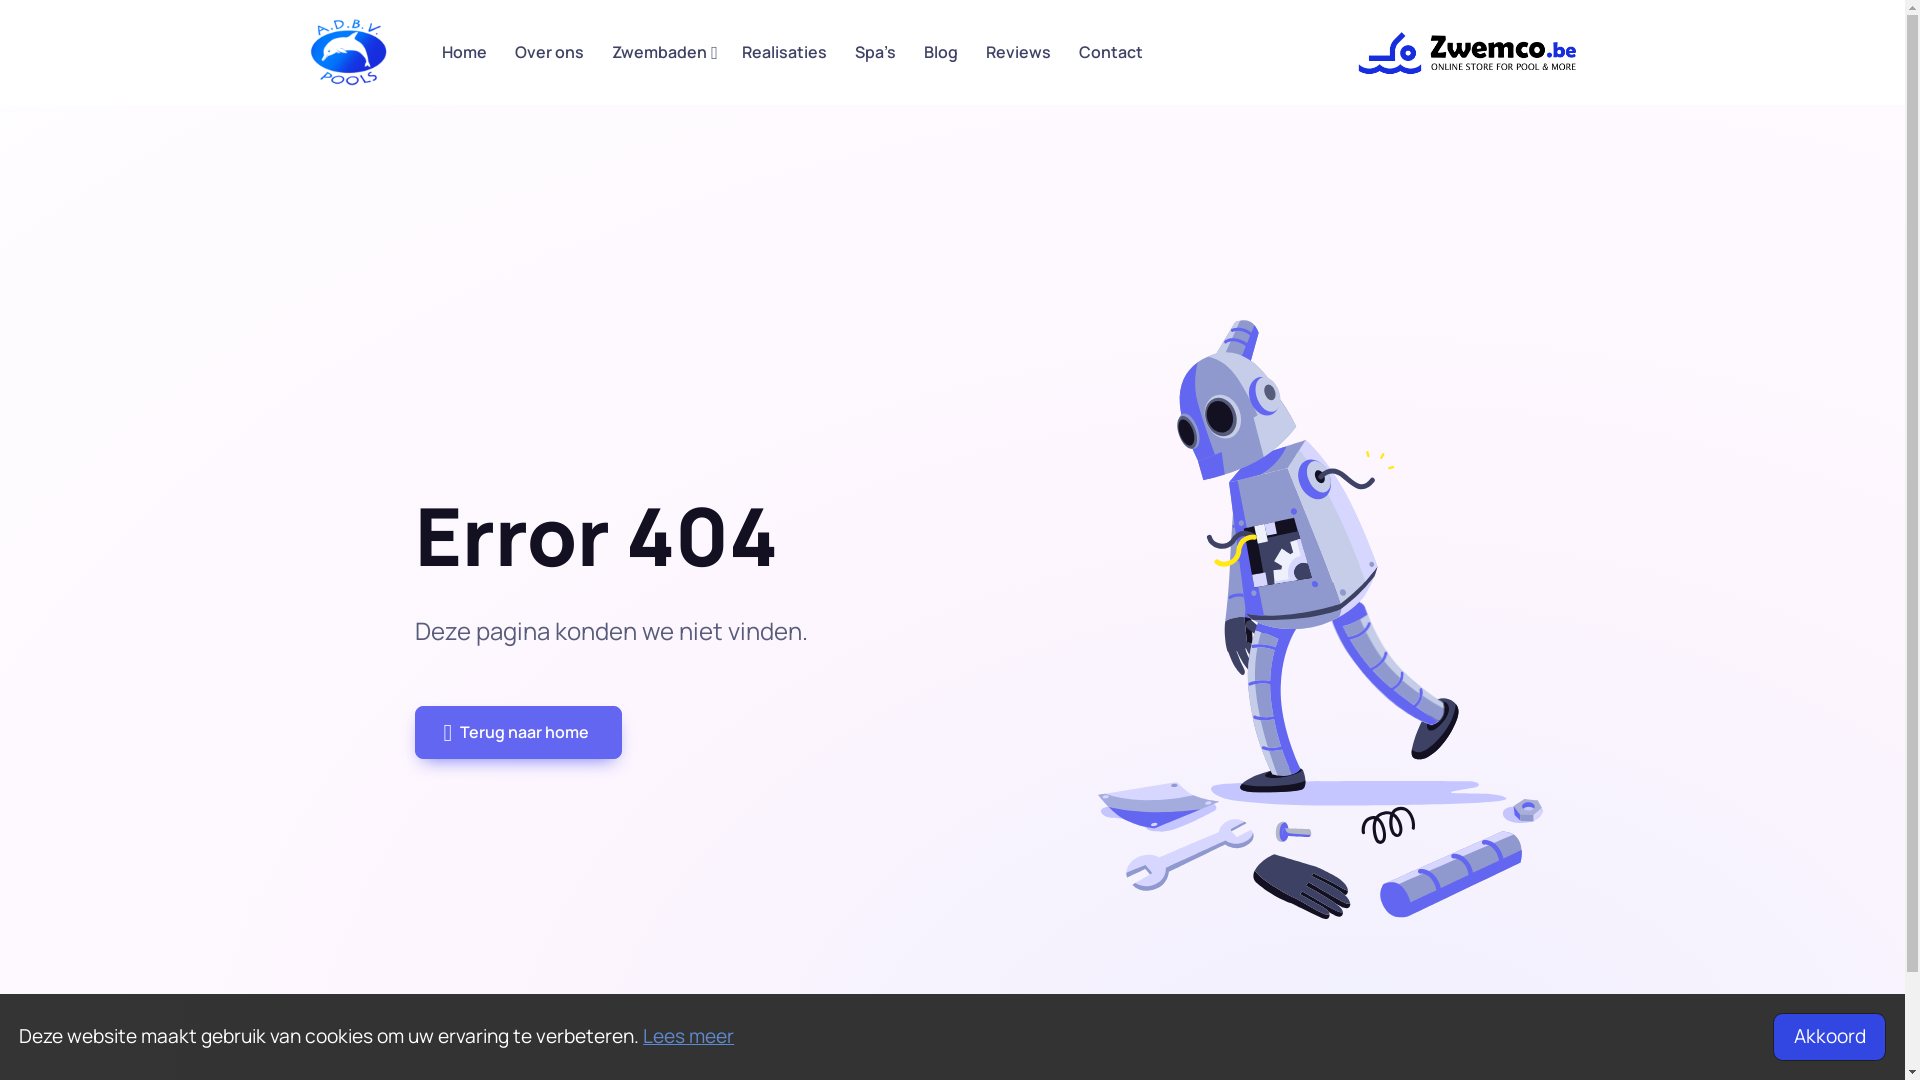 The height and width of the screenshot is (1080, 1920). I want to click on 'Akkoord', so click(1828, 1036).